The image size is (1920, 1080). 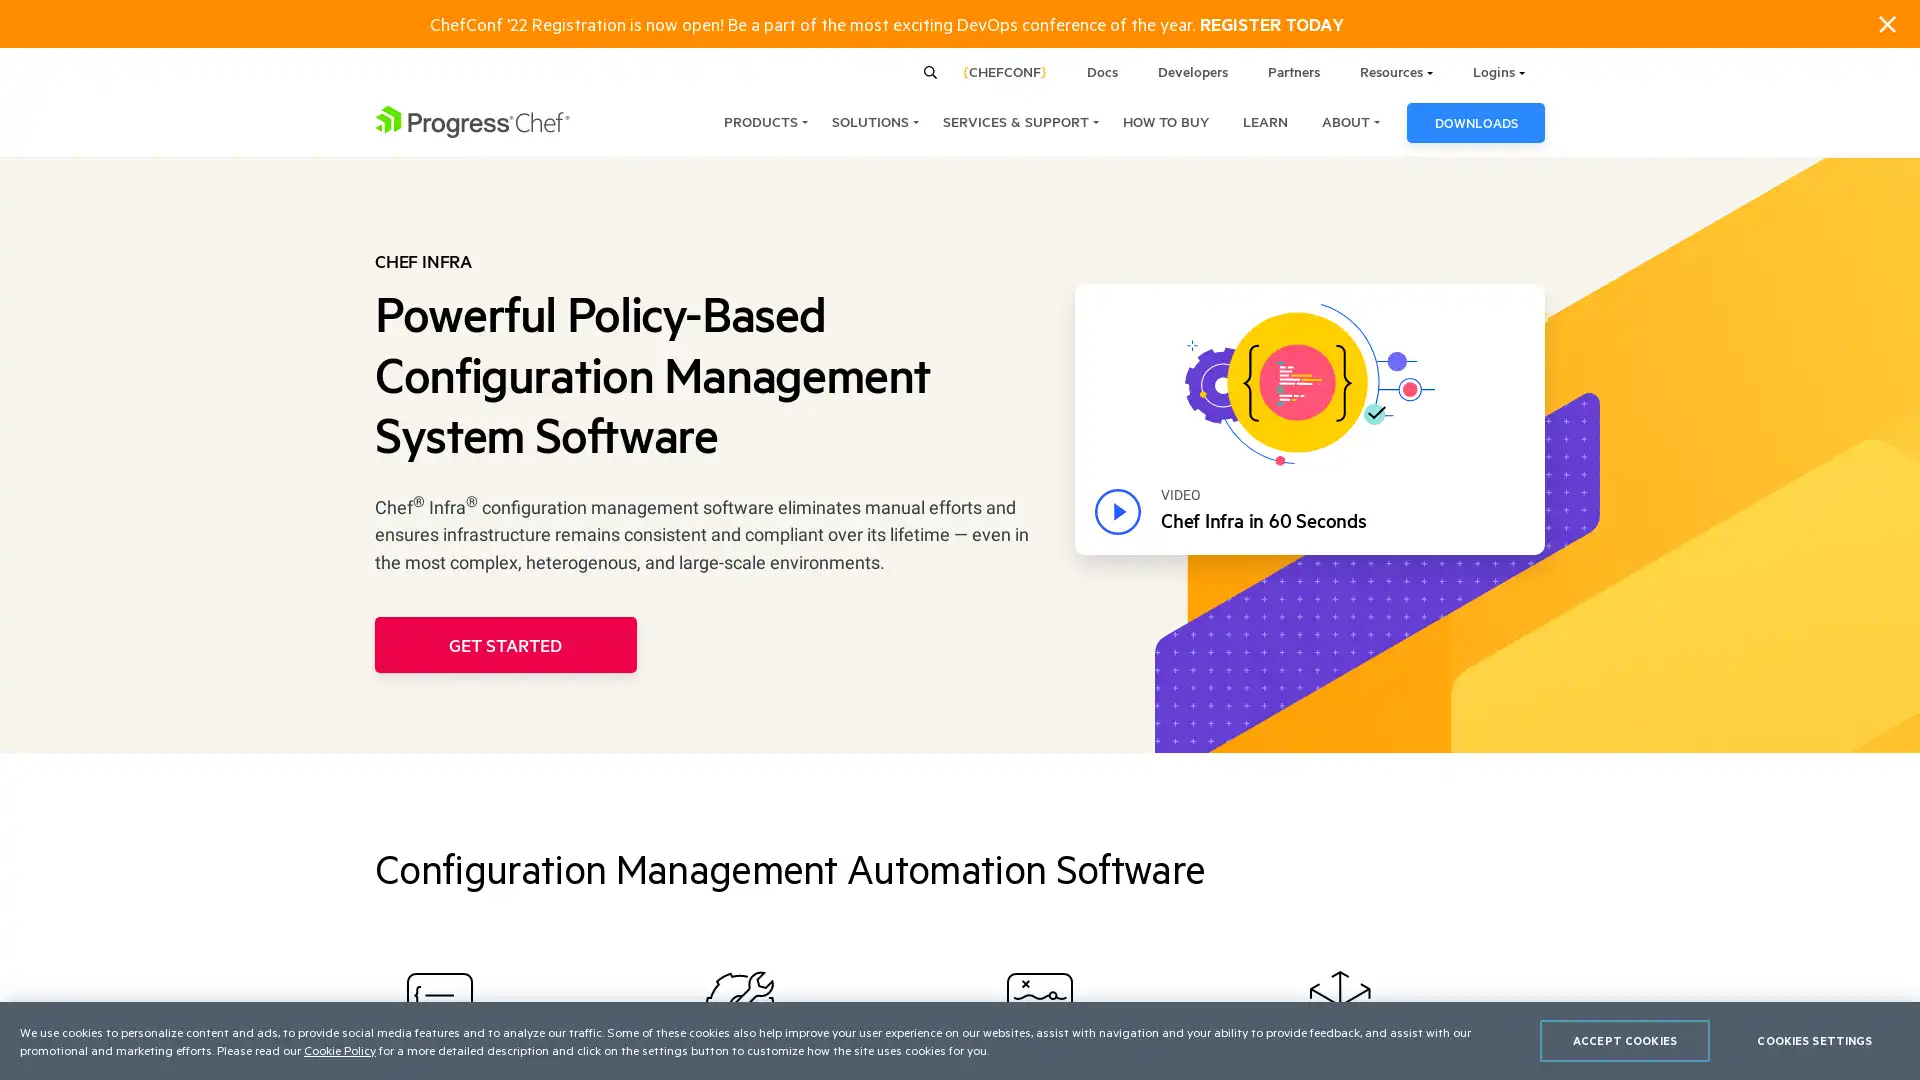 What do you see at coordinates (1814, 1040) in the screenshot?
I see `COOKIES SETTINGS` at bounding box center [1814, 1040].